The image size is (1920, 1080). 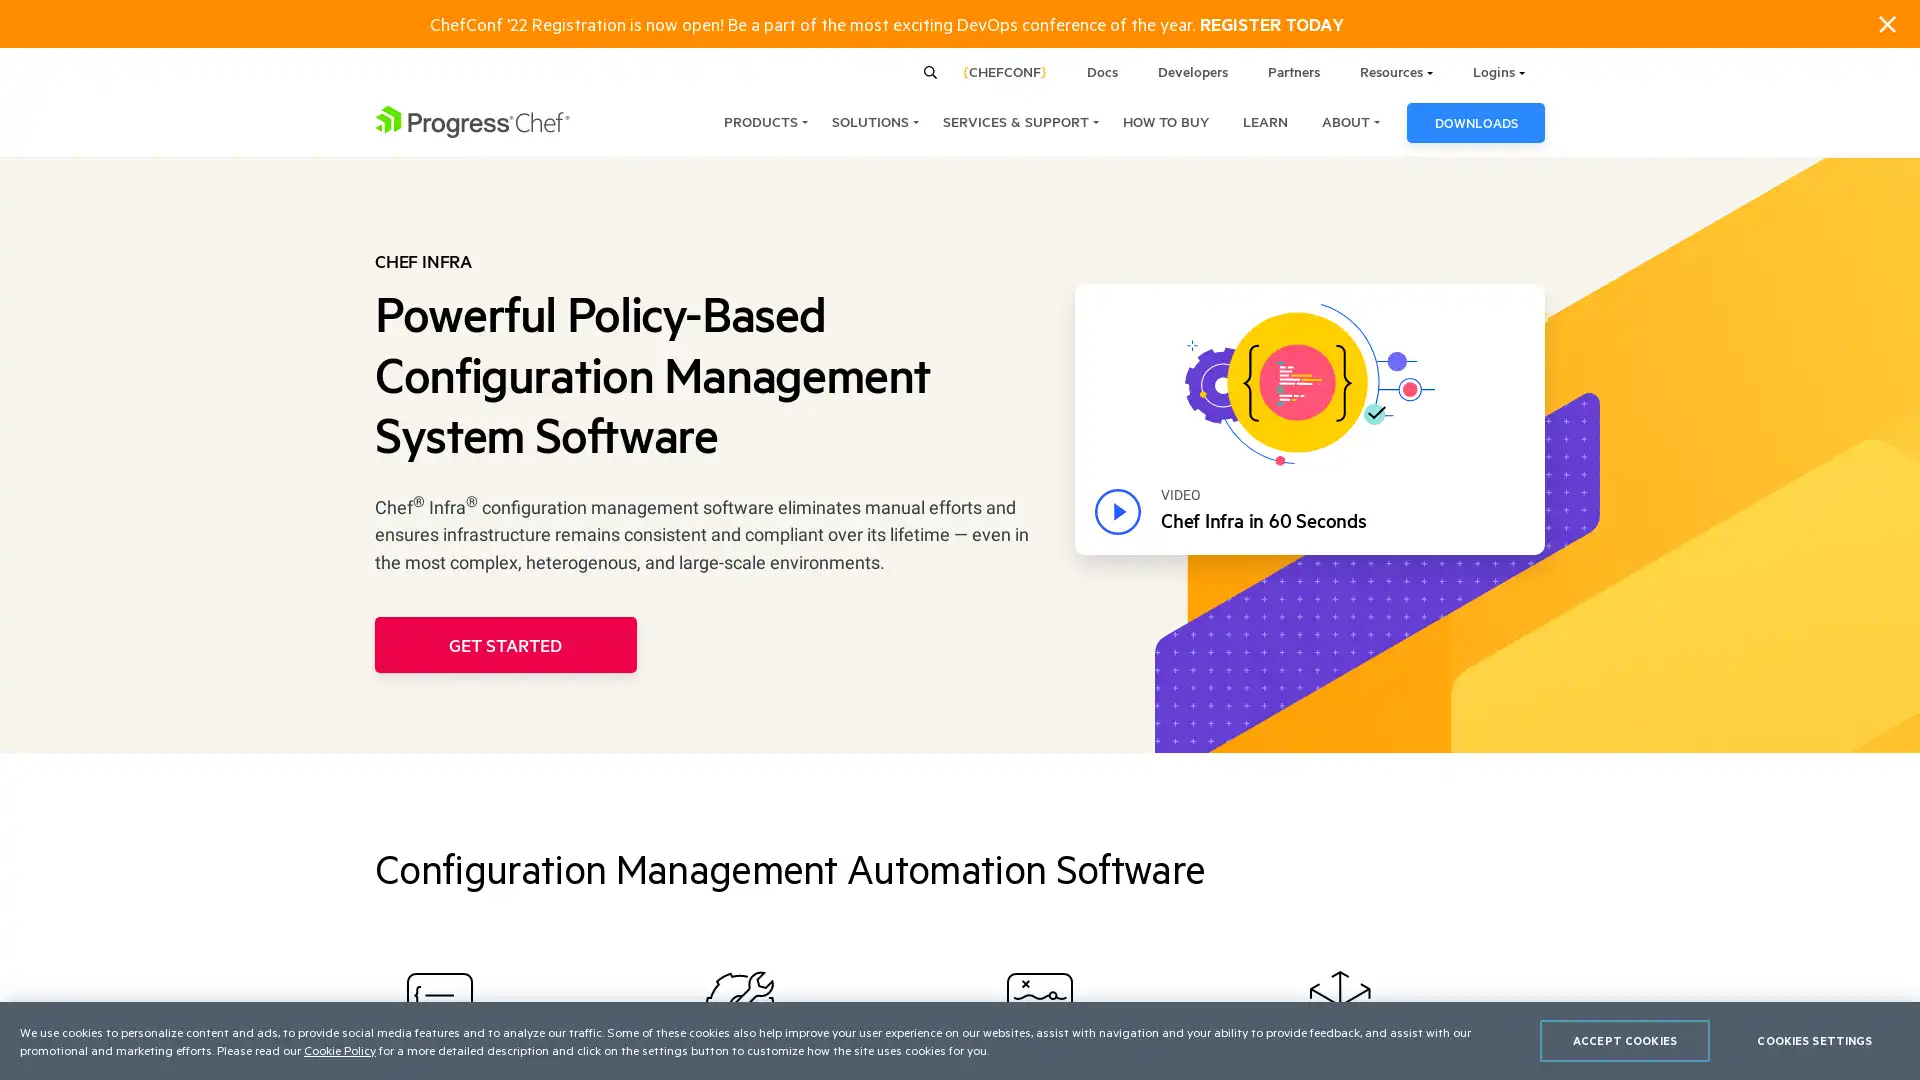 What do you see at coordinates (1814, 1040) in the screenshot?
I see `COOKIES SETTINGS` at bounding box center [1814, 1040].